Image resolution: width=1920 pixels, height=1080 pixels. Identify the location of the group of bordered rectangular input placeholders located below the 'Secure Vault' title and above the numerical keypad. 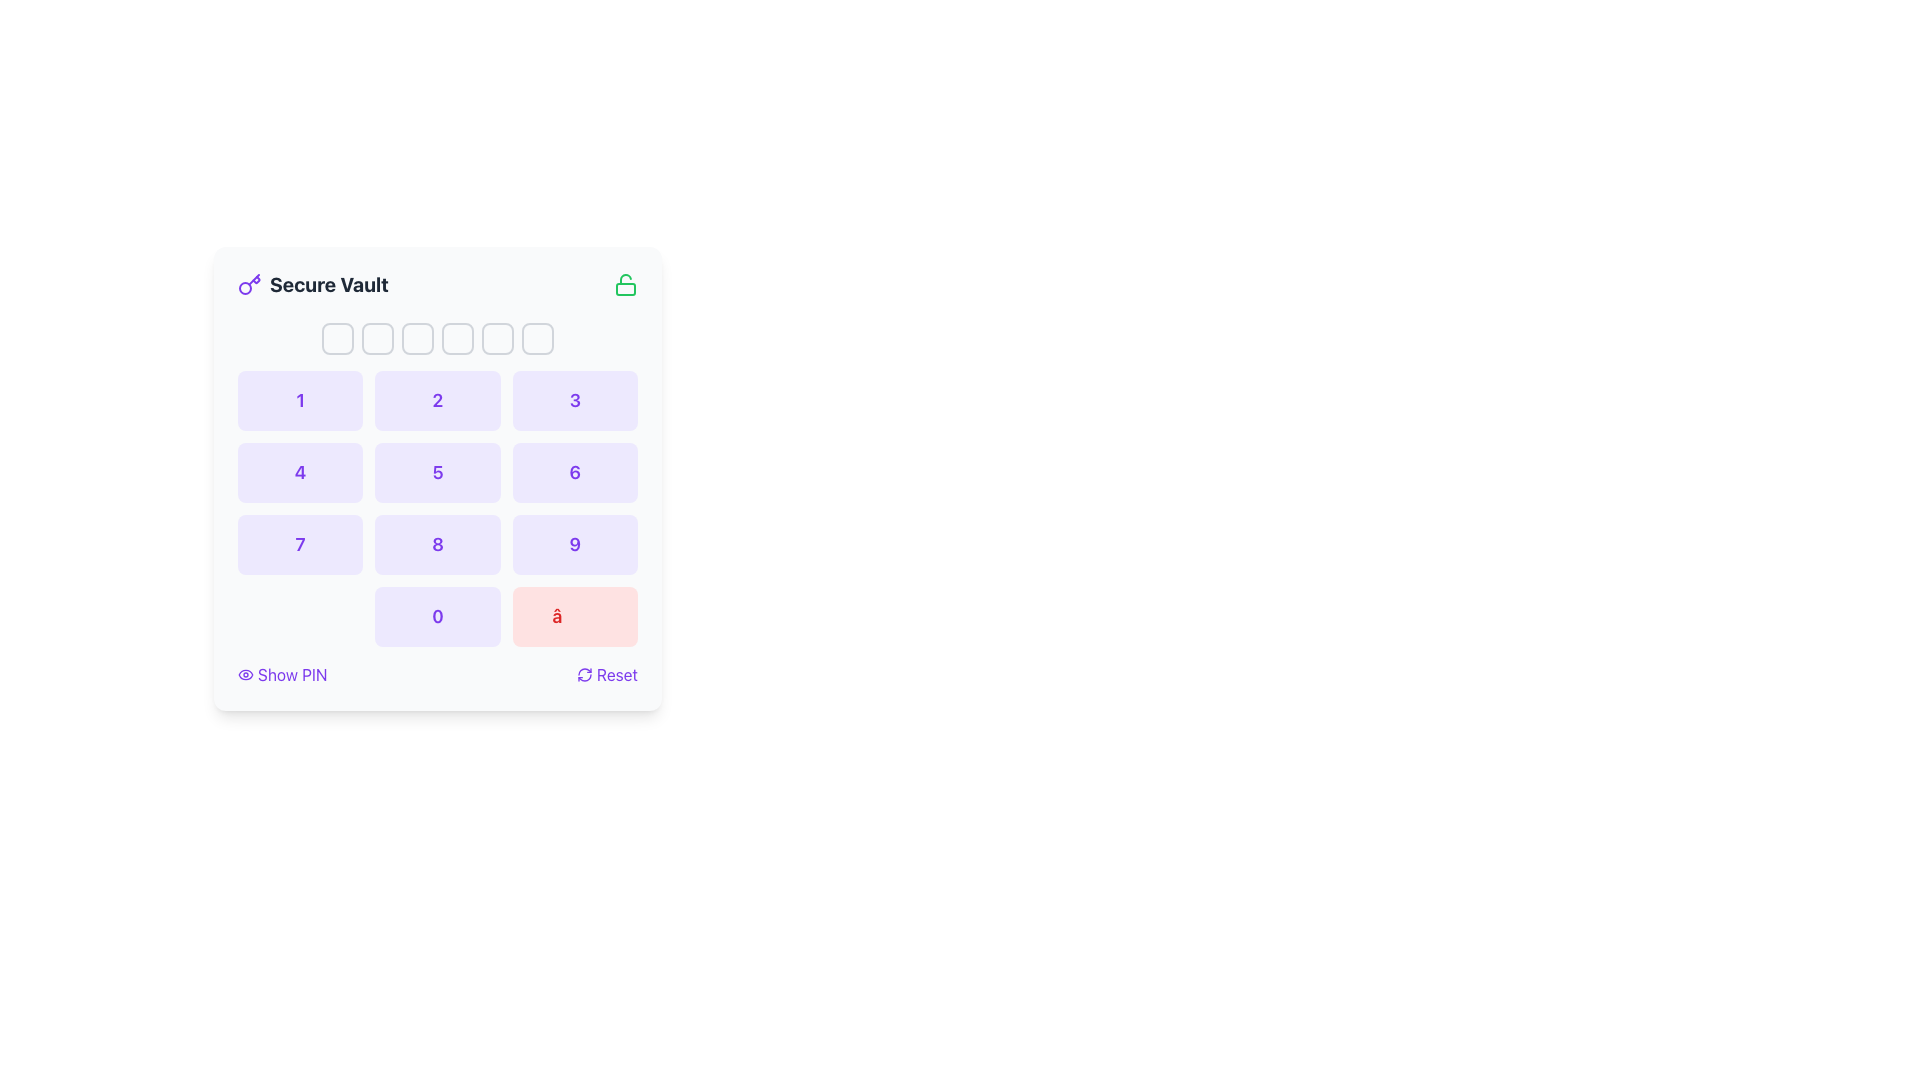
(436, 338).